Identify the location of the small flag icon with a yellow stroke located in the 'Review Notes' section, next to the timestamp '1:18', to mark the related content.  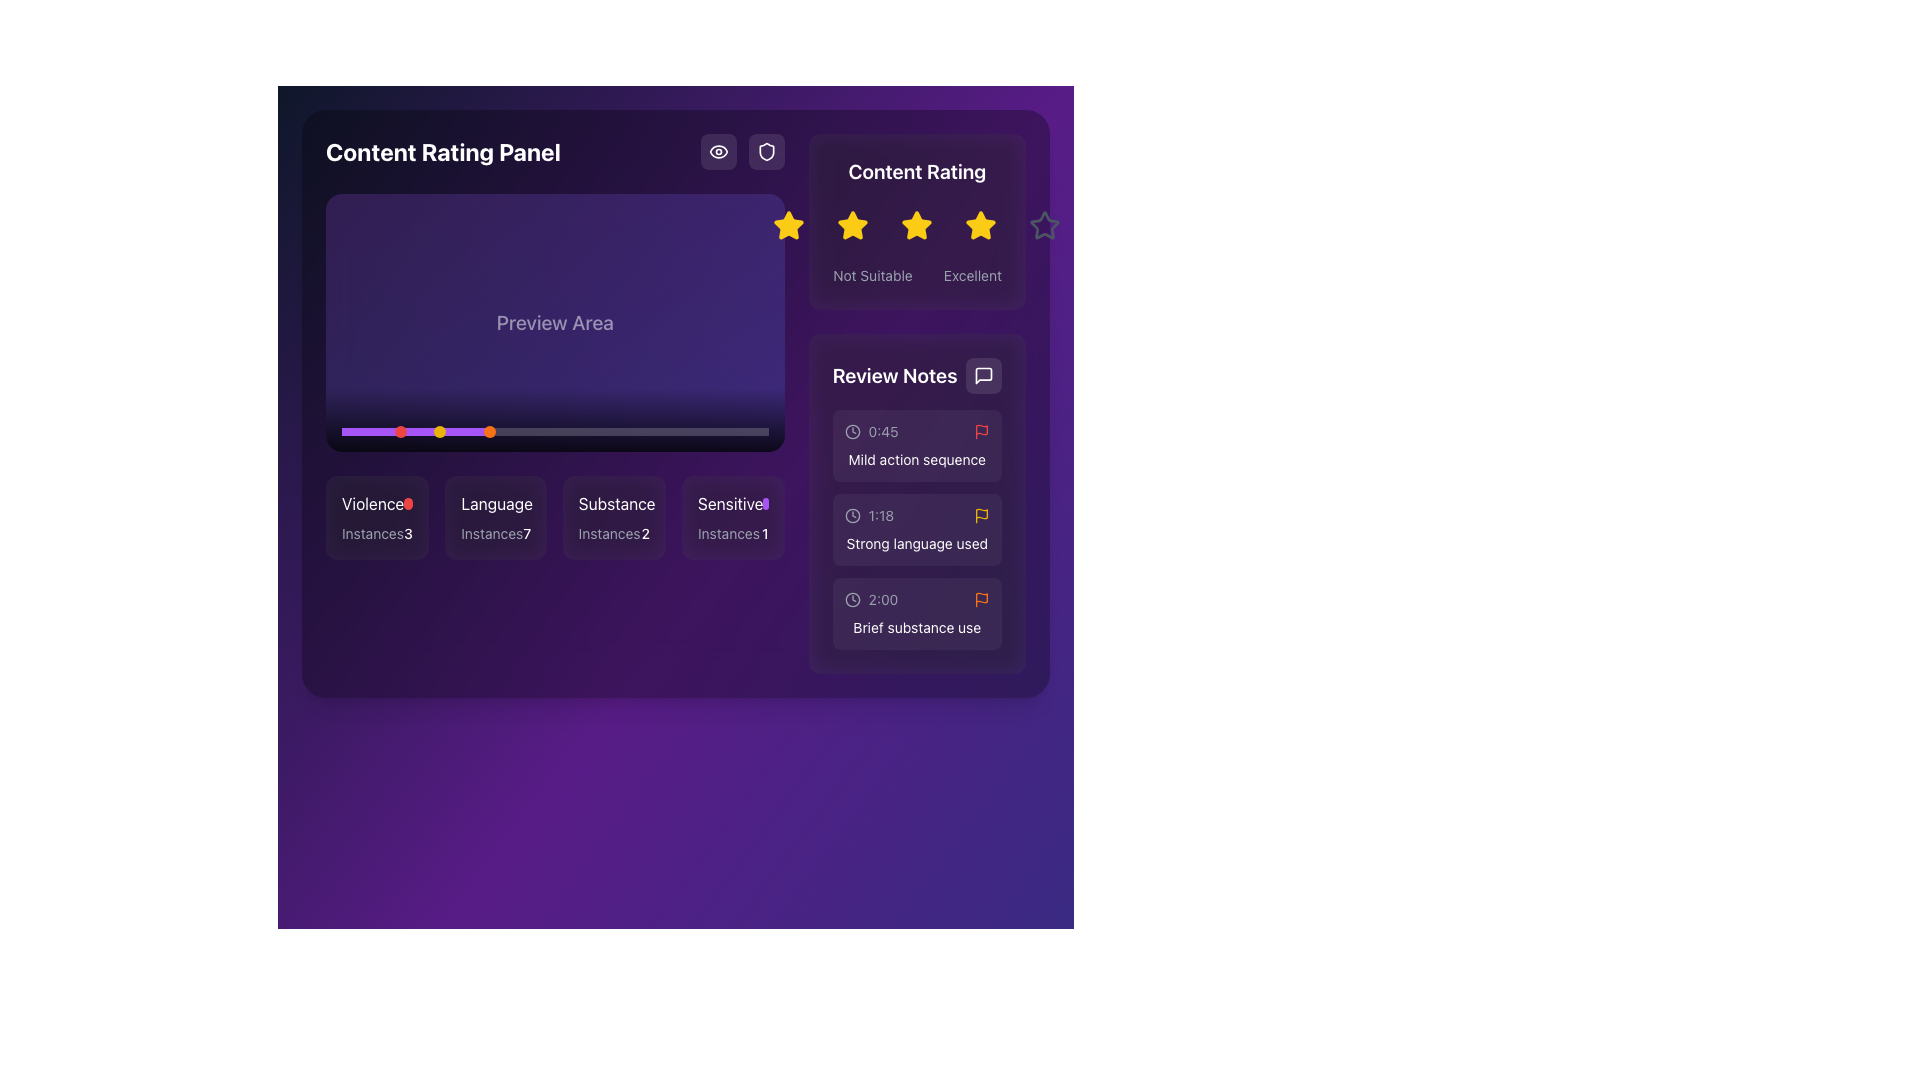
(981, 515).